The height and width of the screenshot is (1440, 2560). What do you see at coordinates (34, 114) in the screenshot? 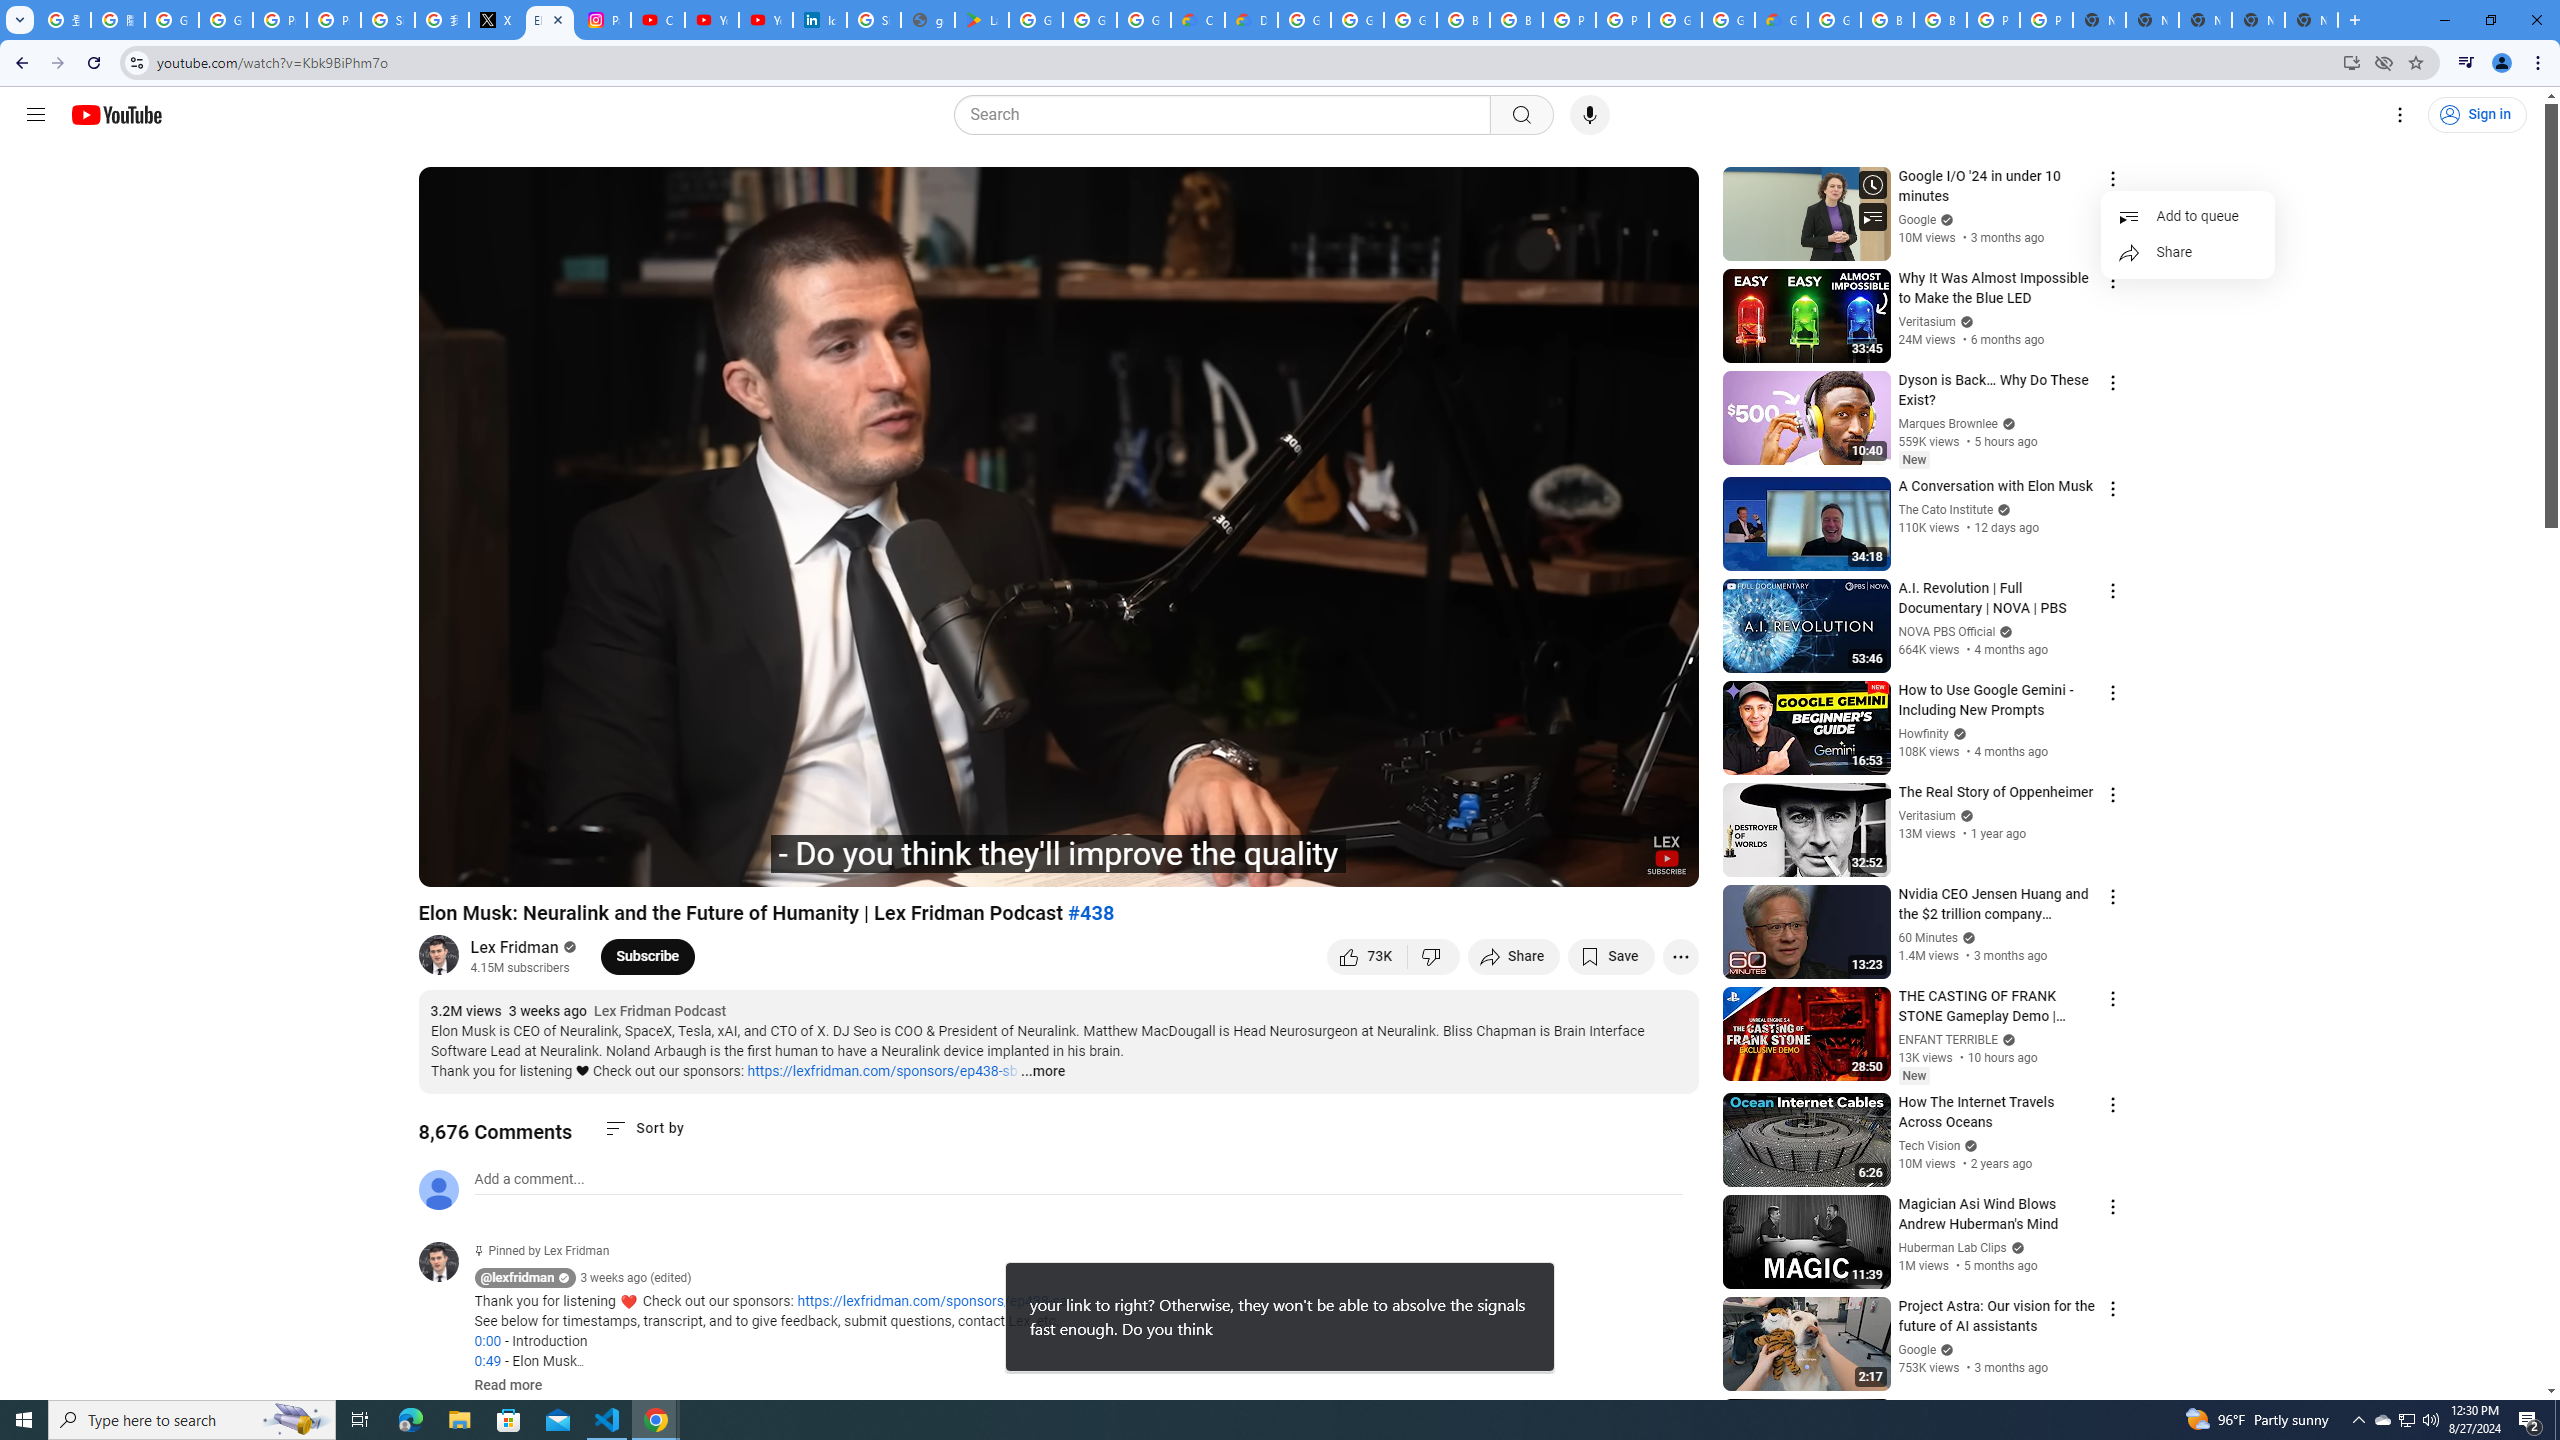
I see `'Guide'` at bounding box center [34, 114].